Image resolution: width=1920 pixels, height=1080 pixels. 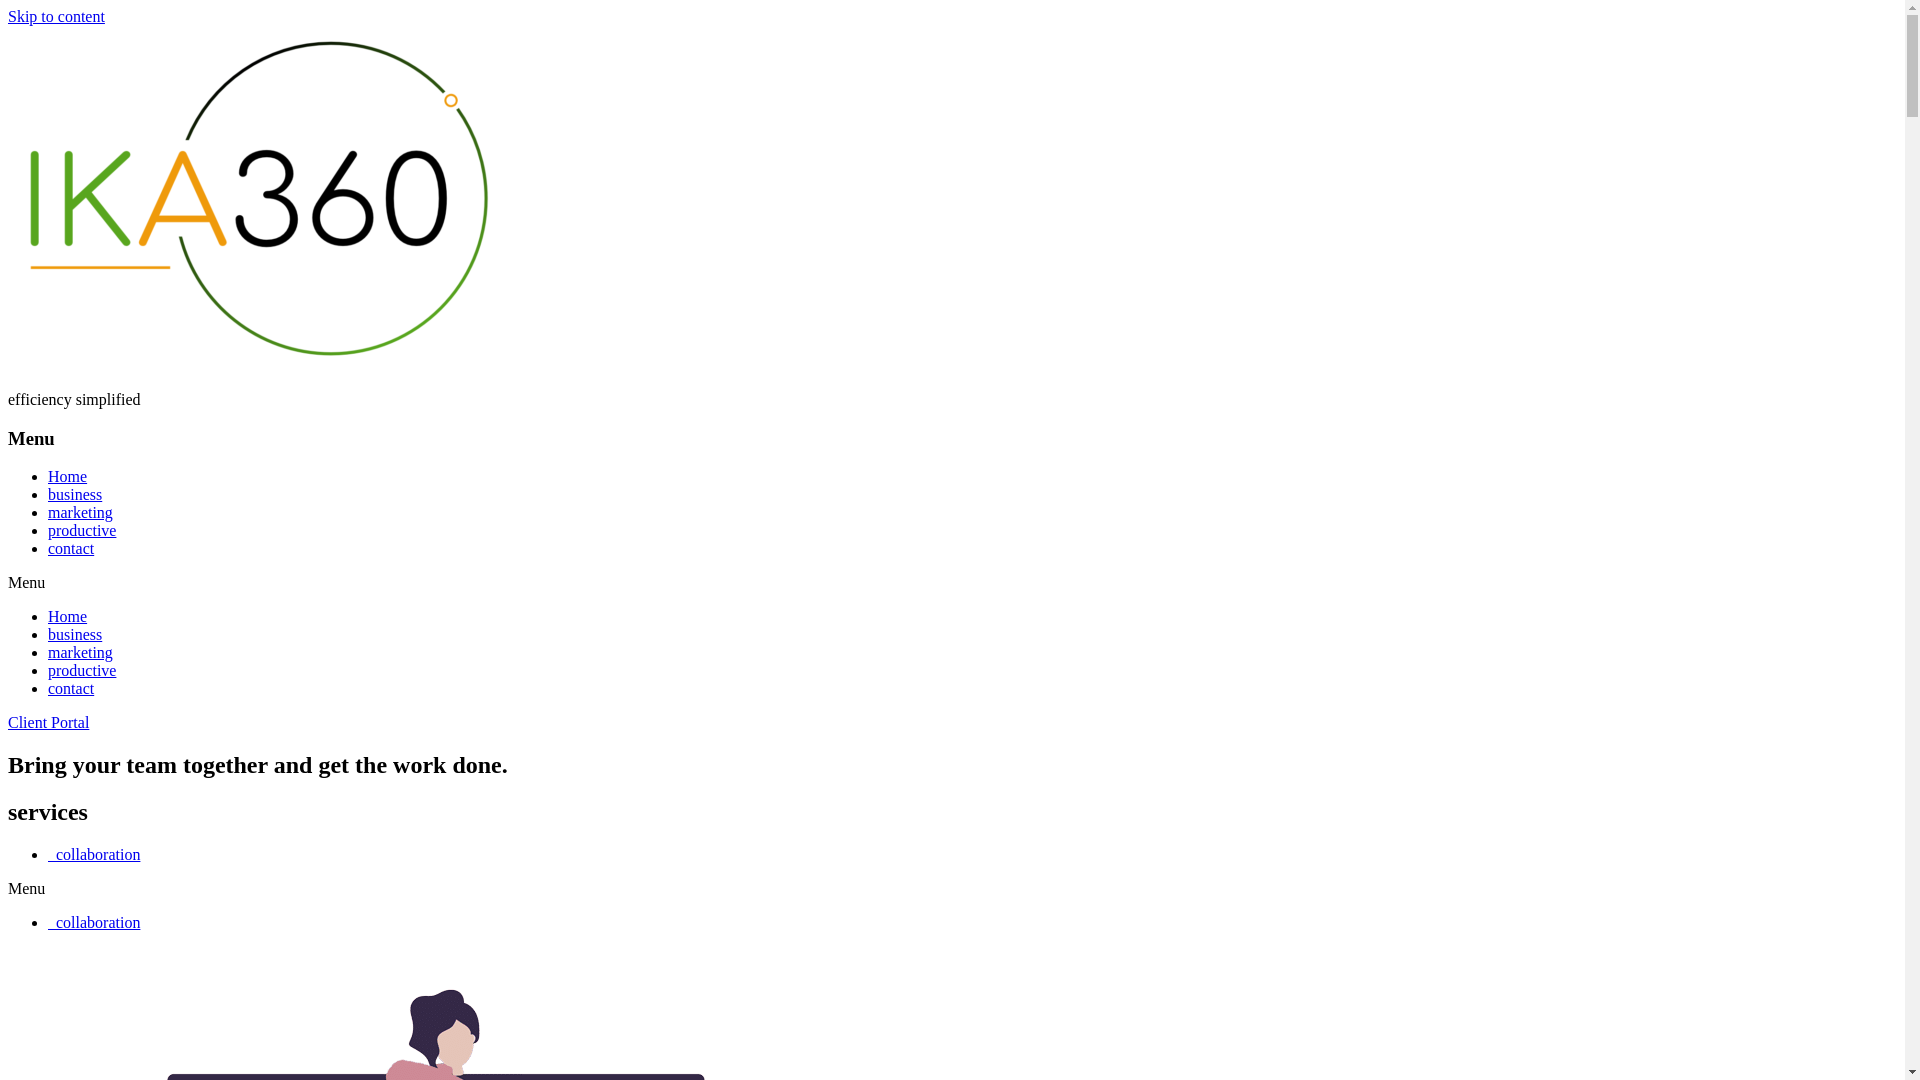 What do you see at coordinates (93, 854) in the screenshot?
I see `'  collaboration'` at bounding box center [93, 854].